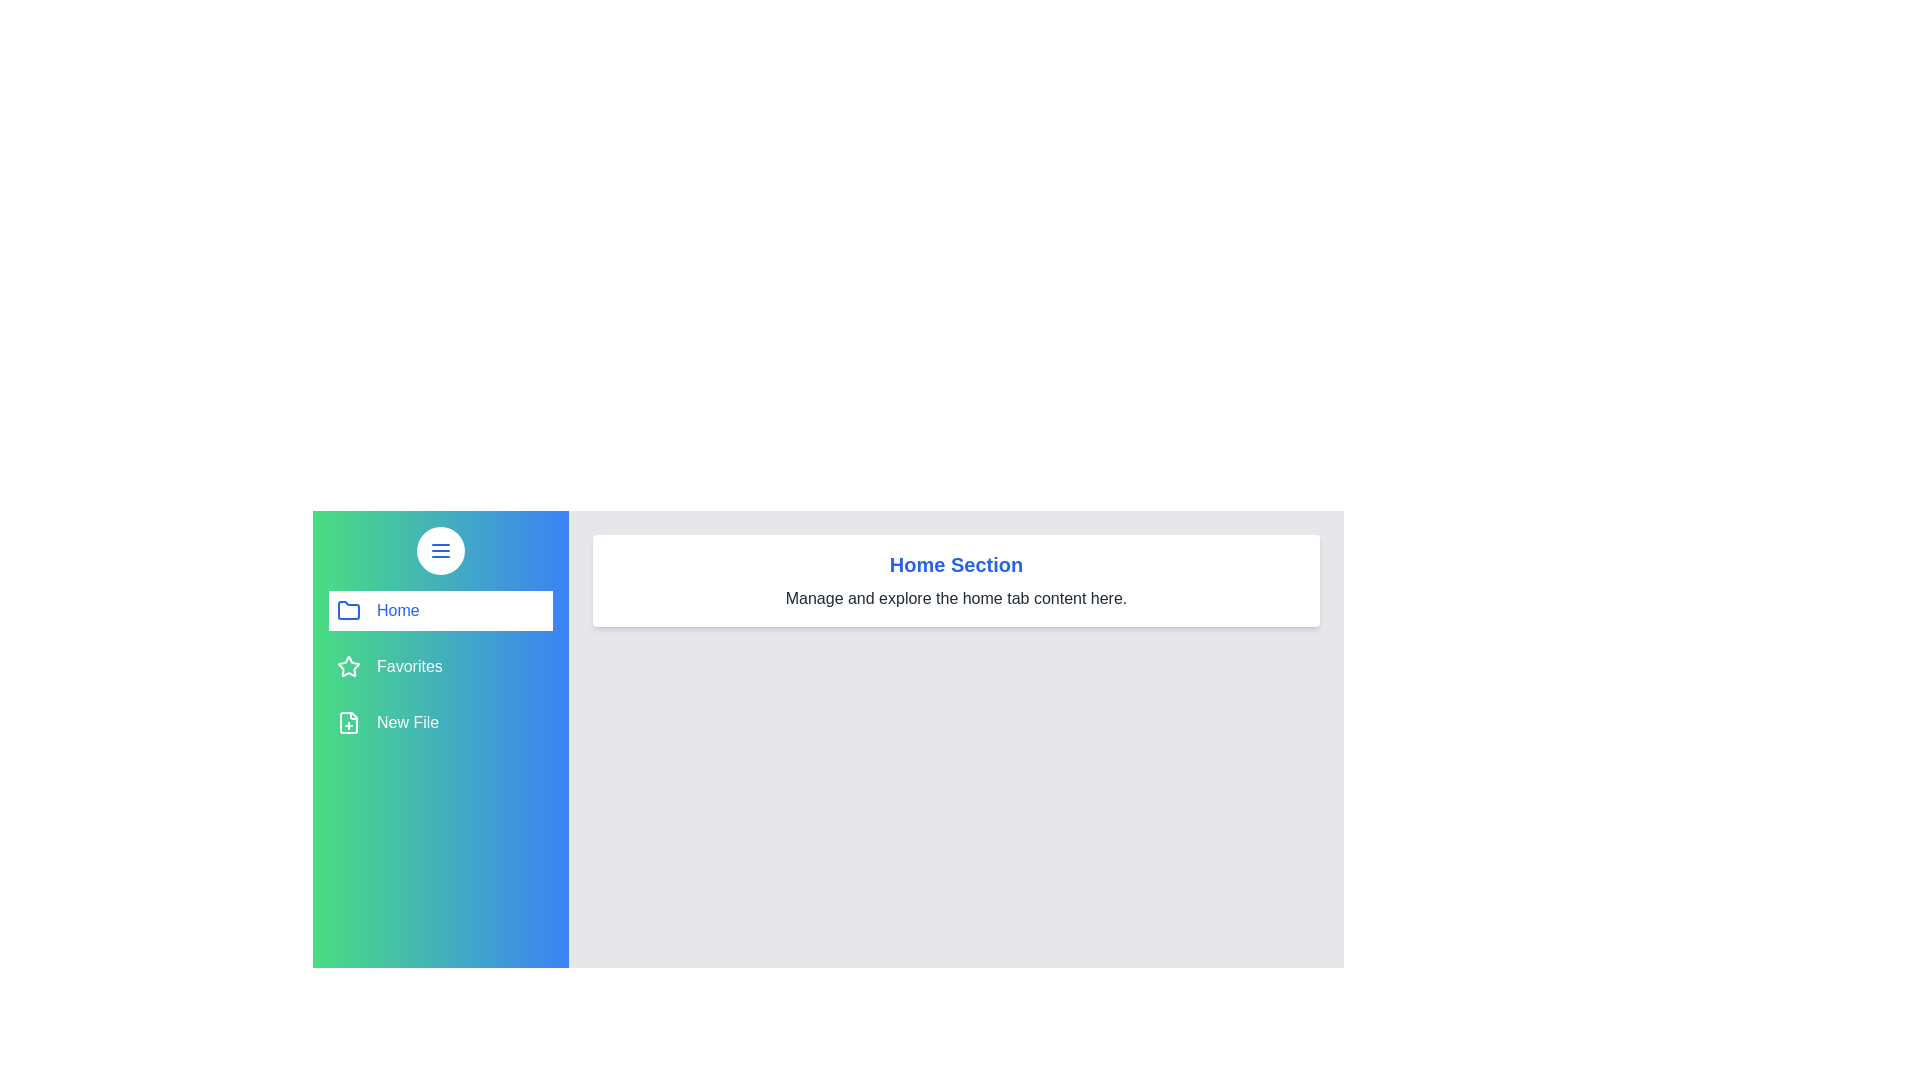  What do you see at coordinates (440, 609) in the screenshot?
I see `the tab Home by clicking on its corresponding item` at bounding box center [440, 609].